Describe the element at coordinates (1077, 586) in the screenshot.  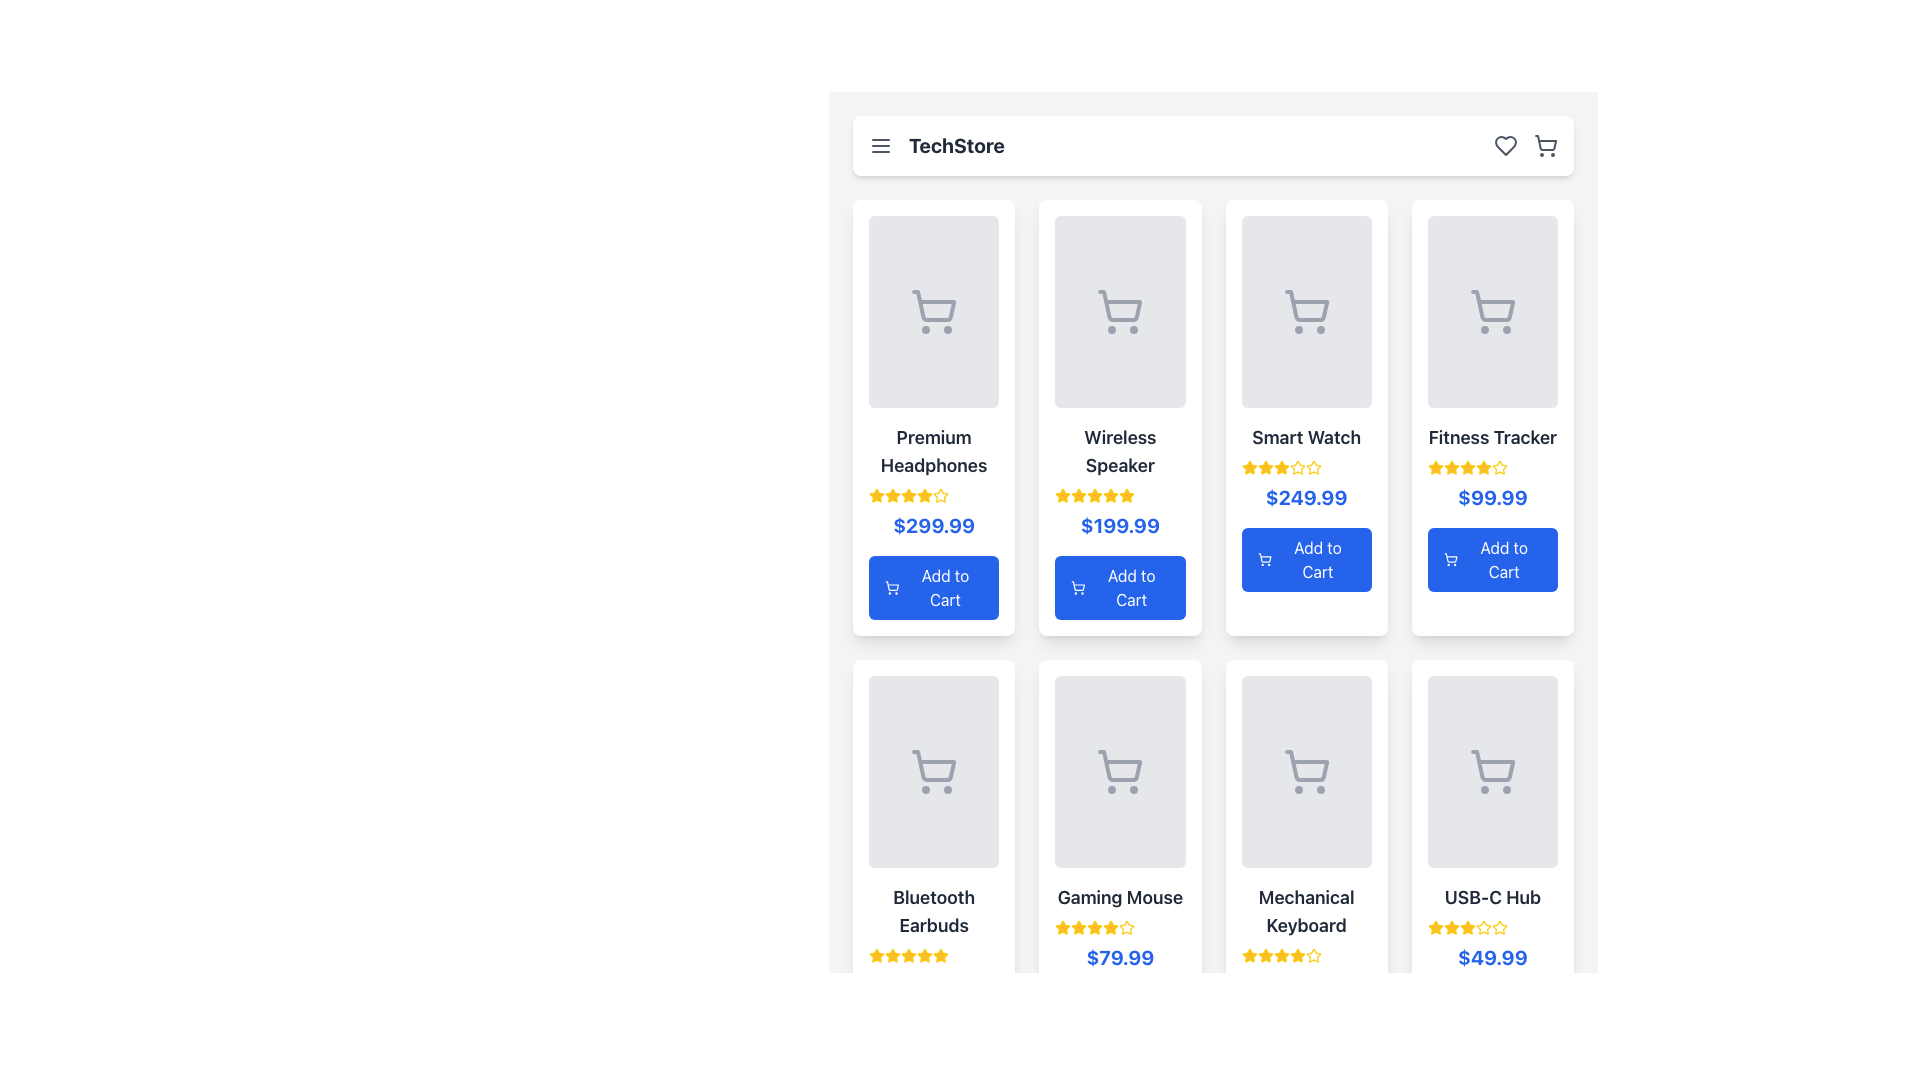
I see `the shopping cart icon embedded in the 'Add to Cart' button located below the 'Wireless Speaker' product card` at that location.